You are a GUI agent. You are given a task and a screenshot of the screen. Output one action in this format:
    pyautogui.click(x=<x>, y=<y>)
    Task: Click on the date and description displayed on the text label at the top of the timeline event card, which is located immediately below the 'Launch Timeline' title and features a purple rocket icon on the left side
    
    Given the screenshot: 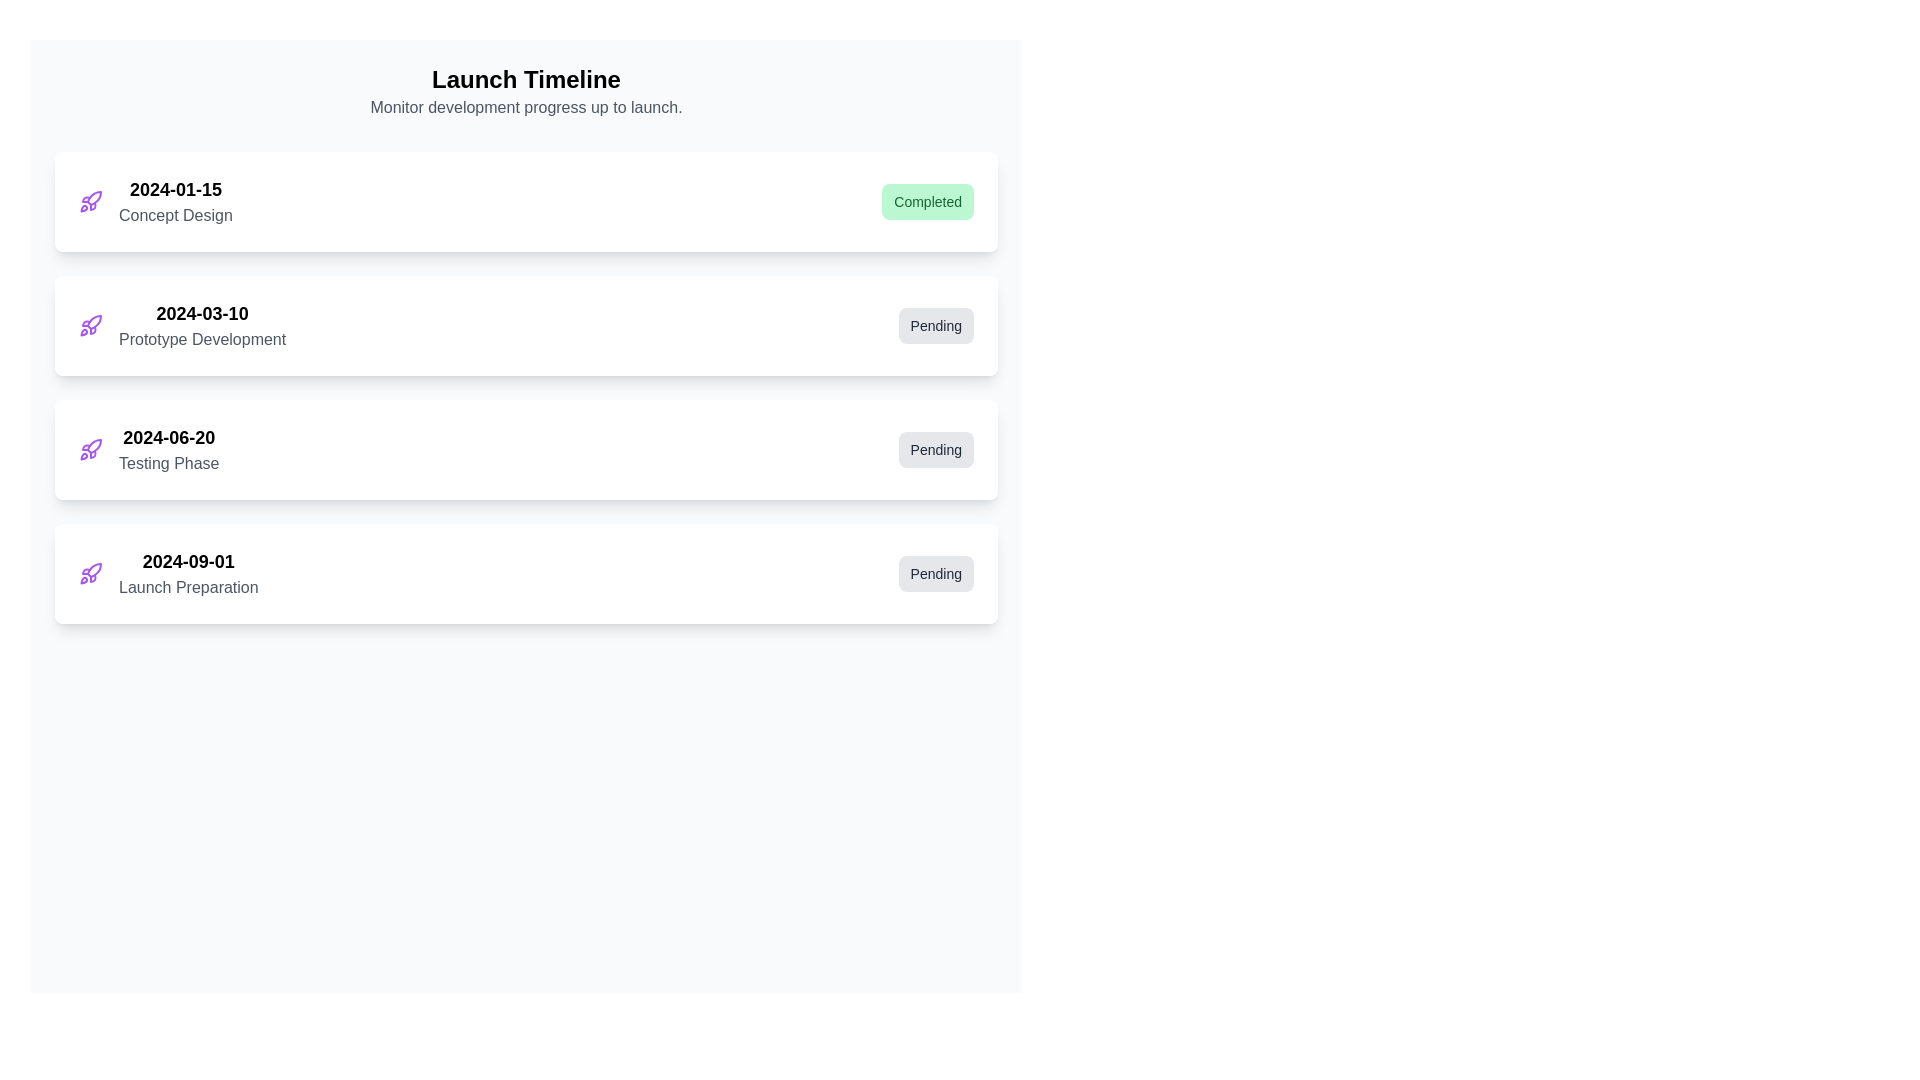 What is the action you would take?
    pyautogui.click(x=175, y=201)
    